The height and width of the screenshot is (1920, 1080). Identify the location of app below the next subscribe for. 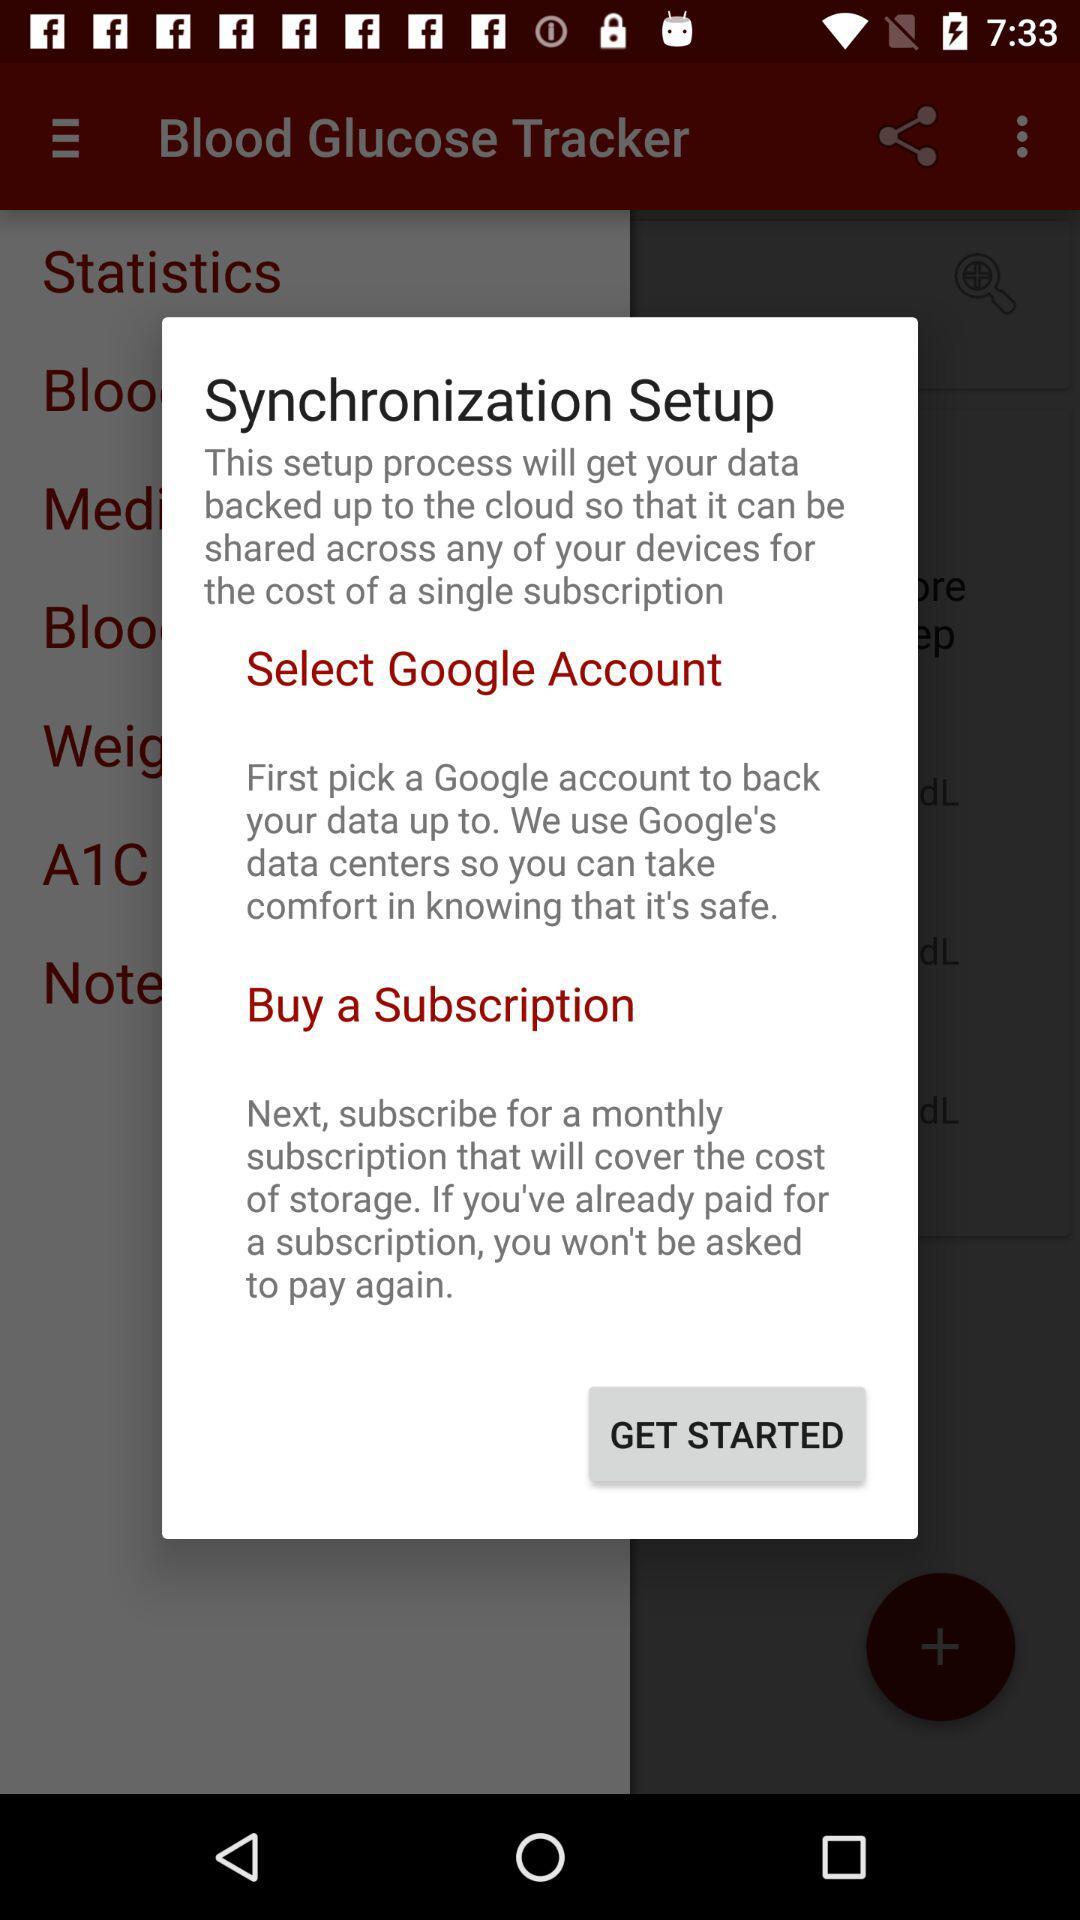
(727, 1433).